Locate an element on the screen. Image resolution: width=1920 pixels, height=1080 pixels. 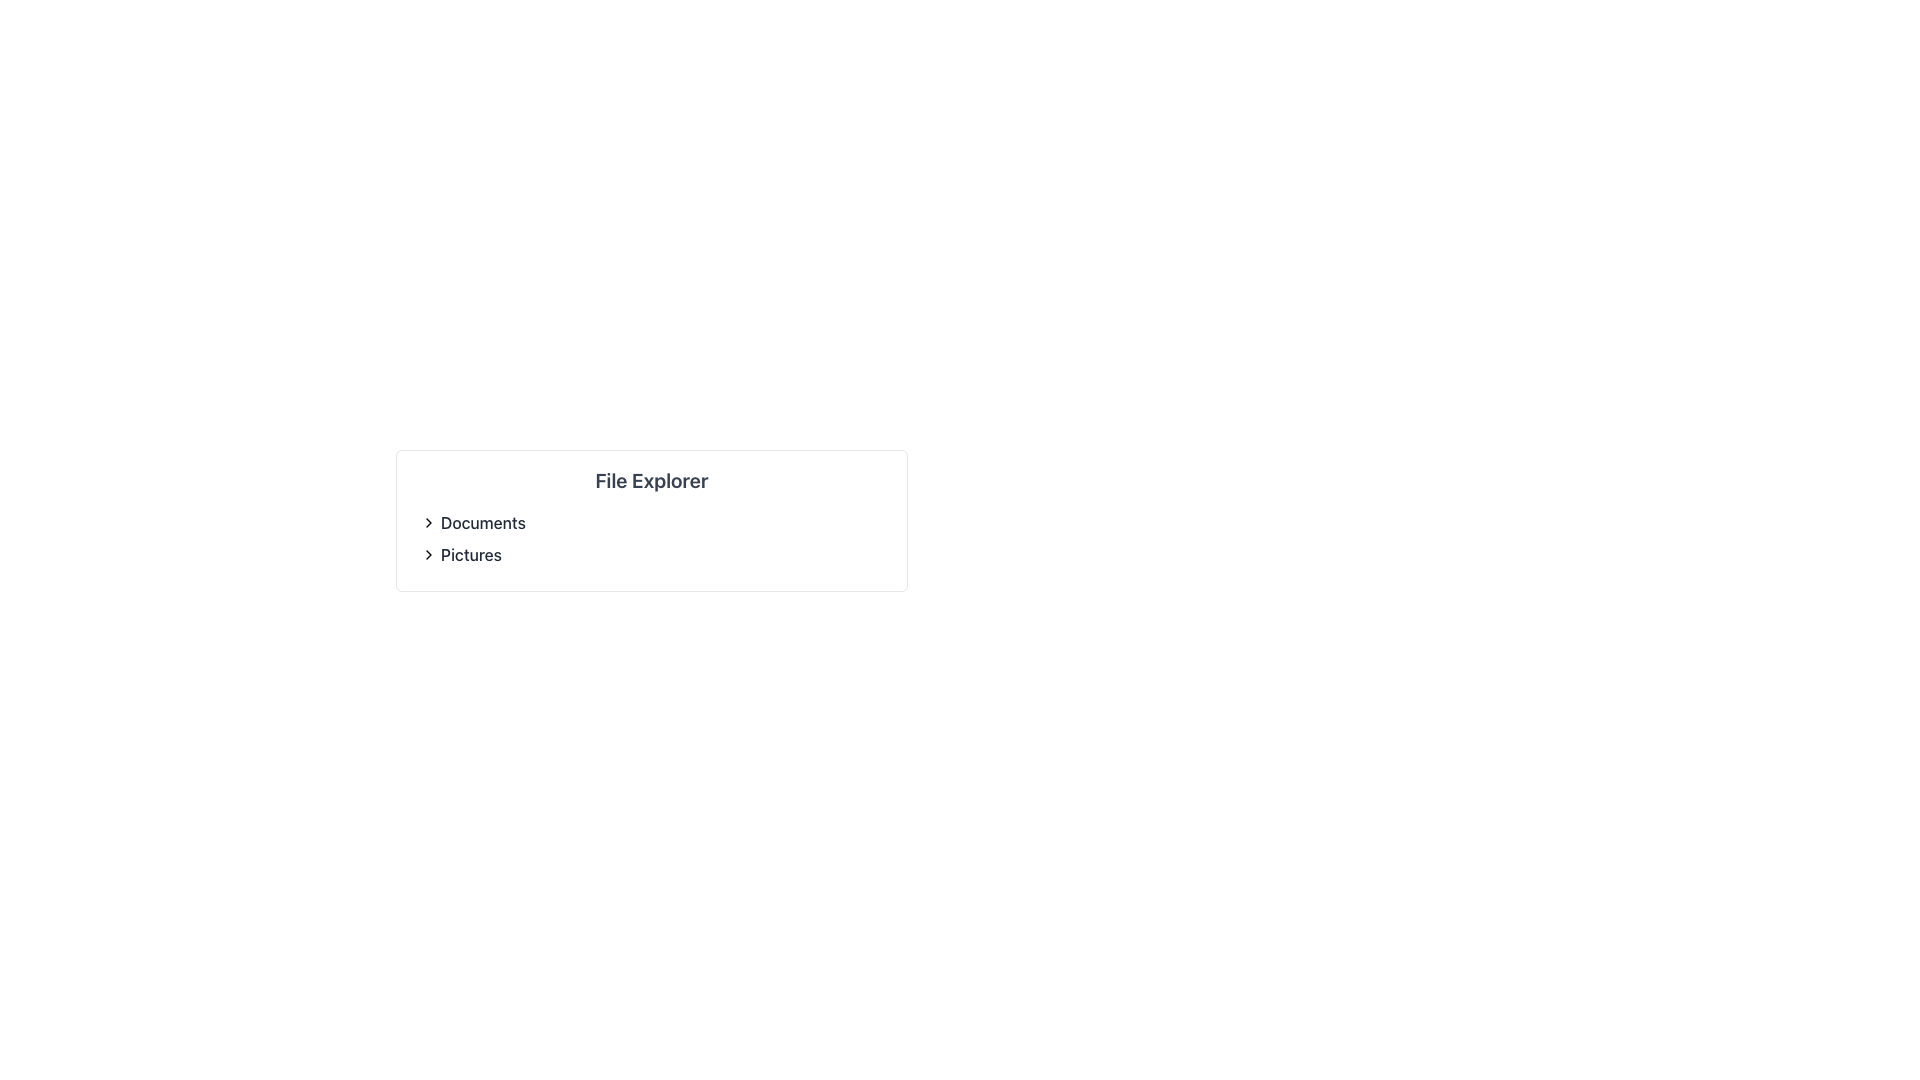
the chevron-right SVG icon located to the left of the 'Pictures' text label is located at coordinates (427, 555).